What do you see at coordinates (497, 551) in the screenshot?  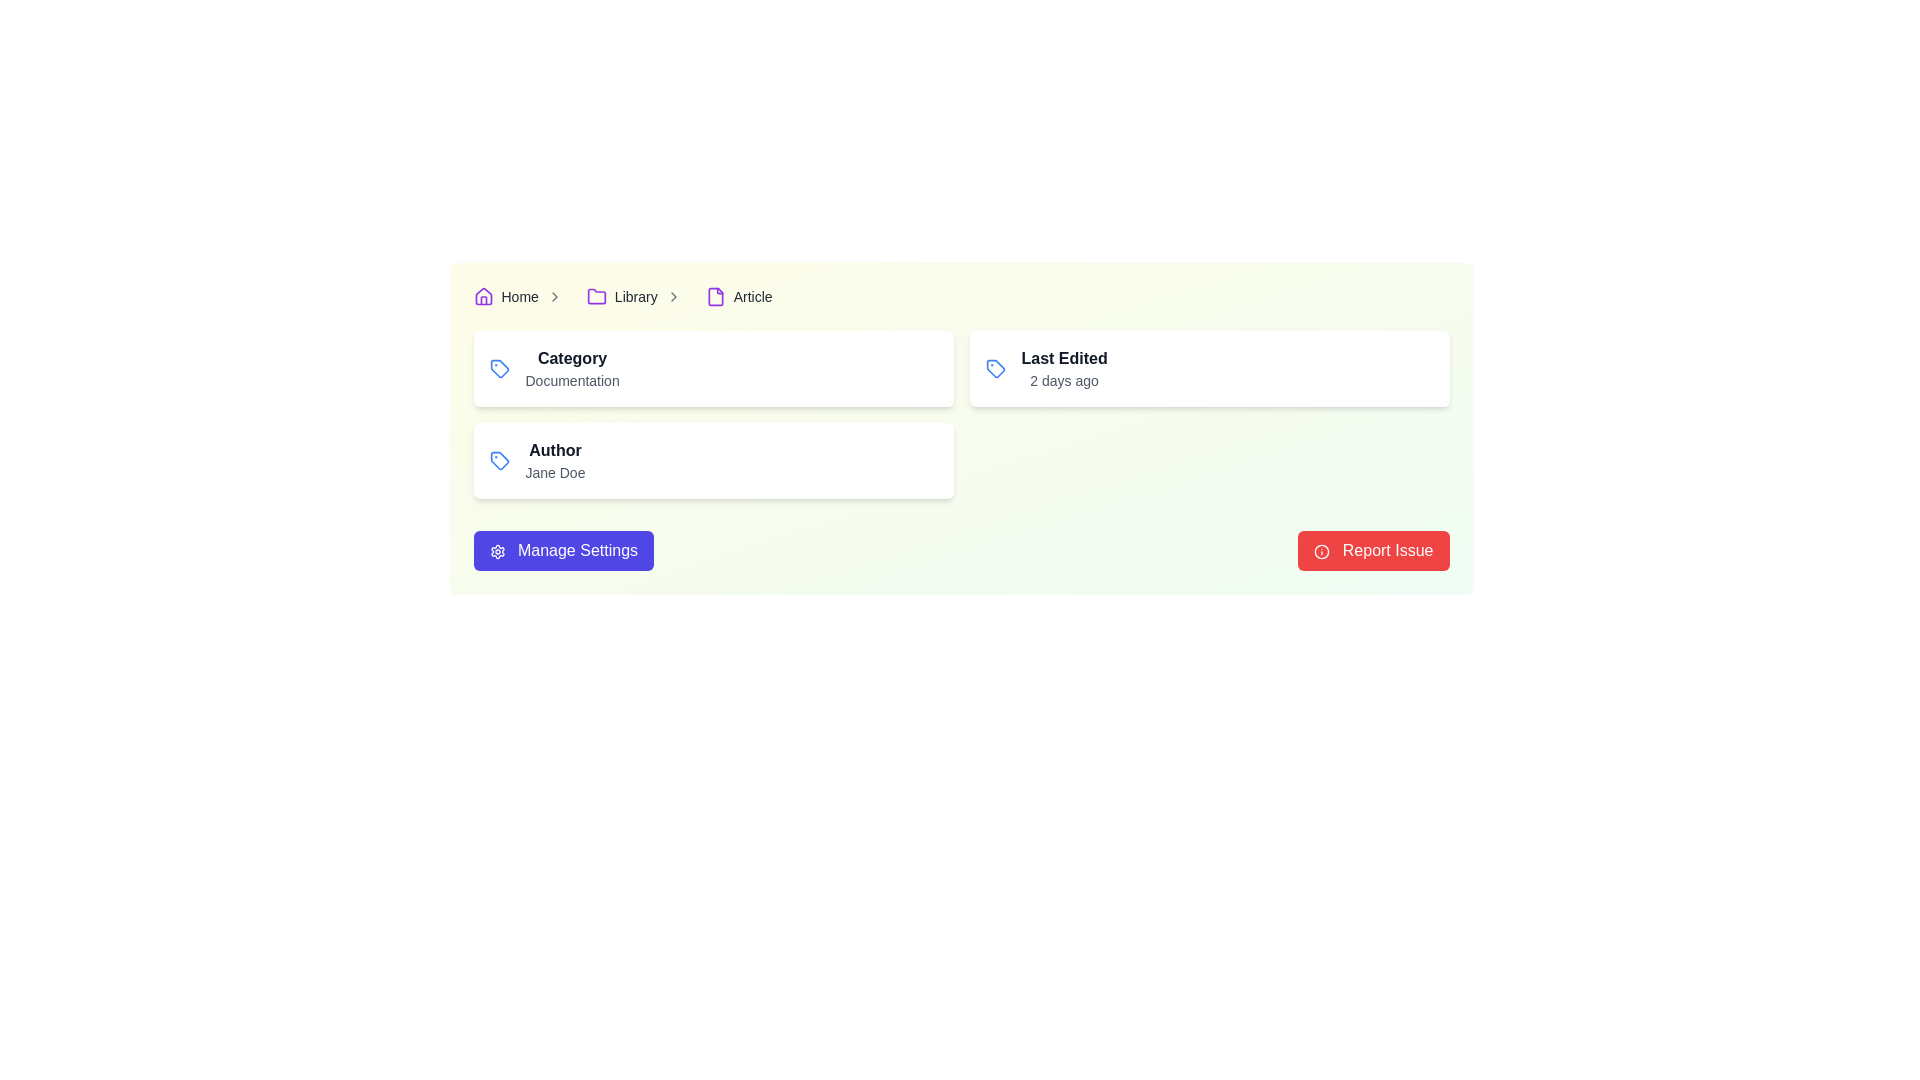 I see `the gear icon indicating settings, which is embedded in the 'Manage Settings' button with a purple background` at bounding box center [497, 551].